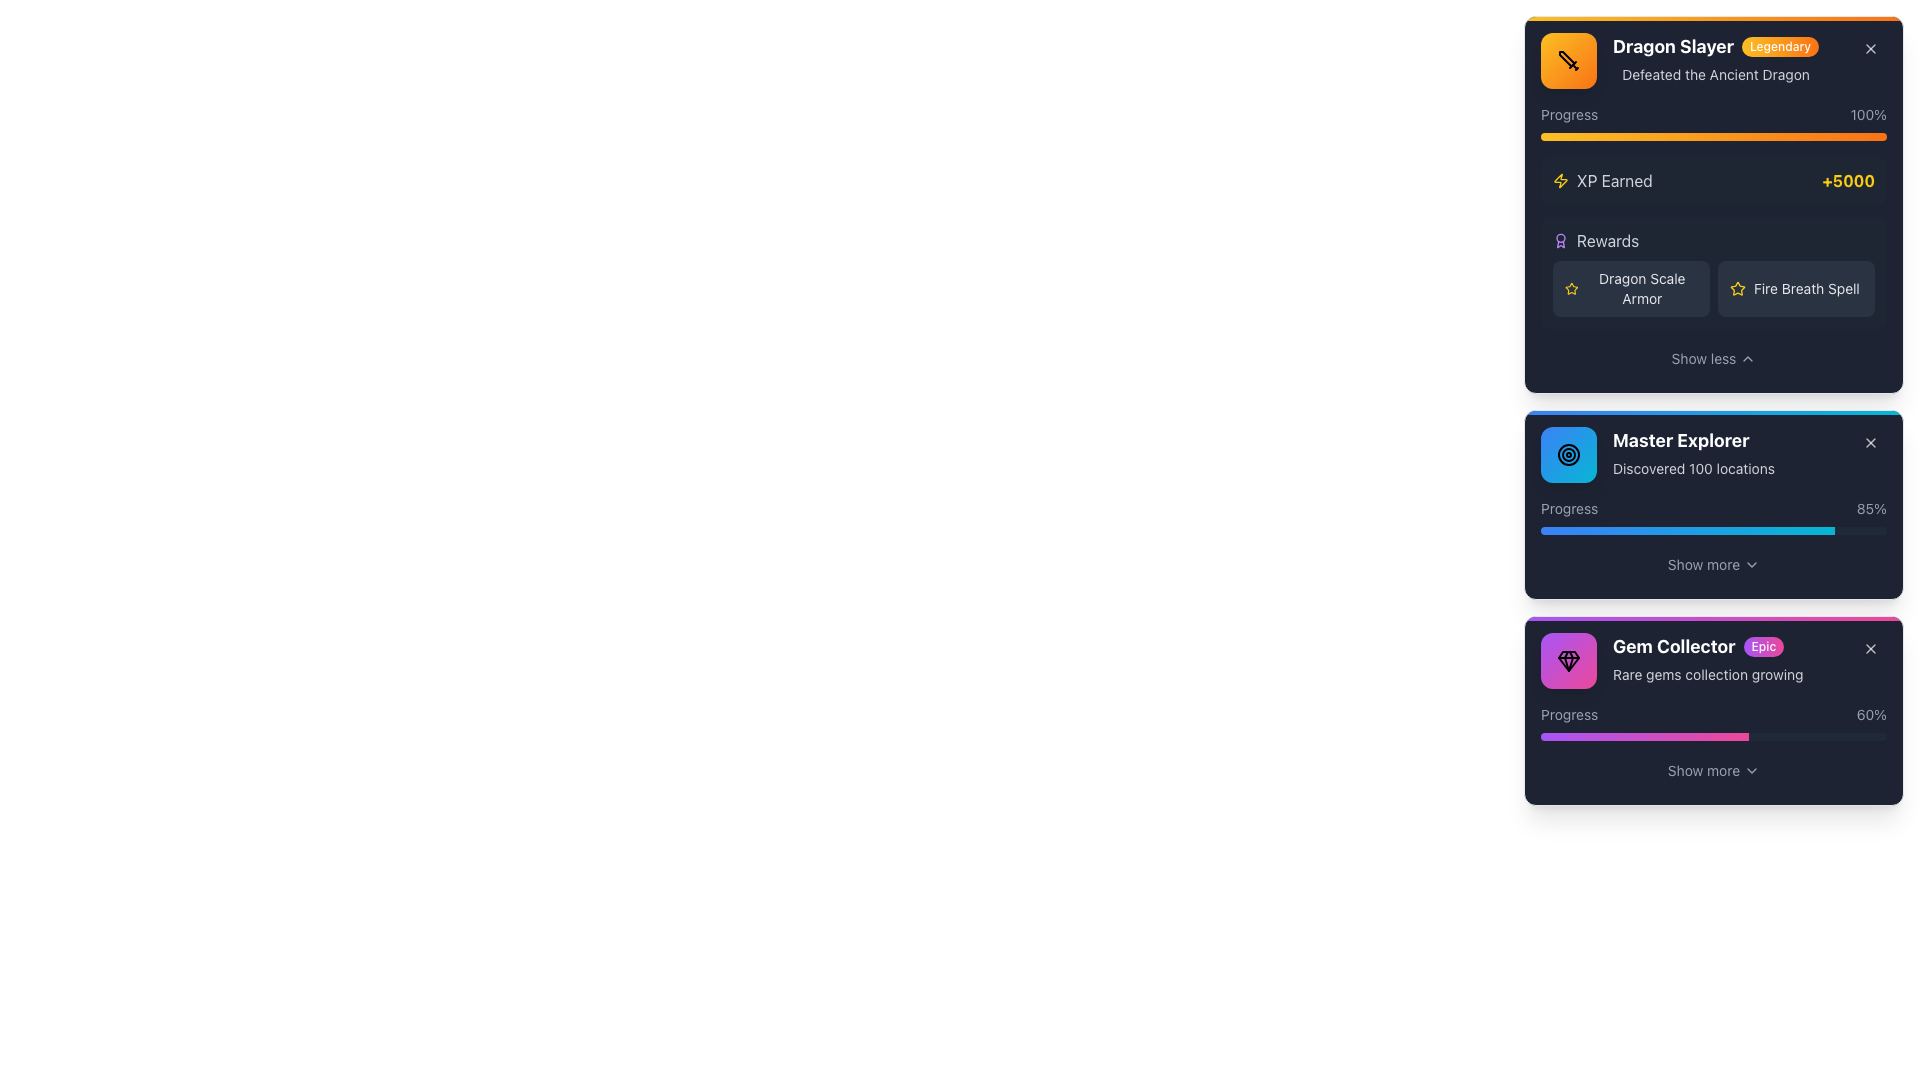 This screenshot has width=1920, height=1080. What do you see at coordinates (1568, 736) in the screenshot?
I see `the progress value` at bounding box center [1568, 736].